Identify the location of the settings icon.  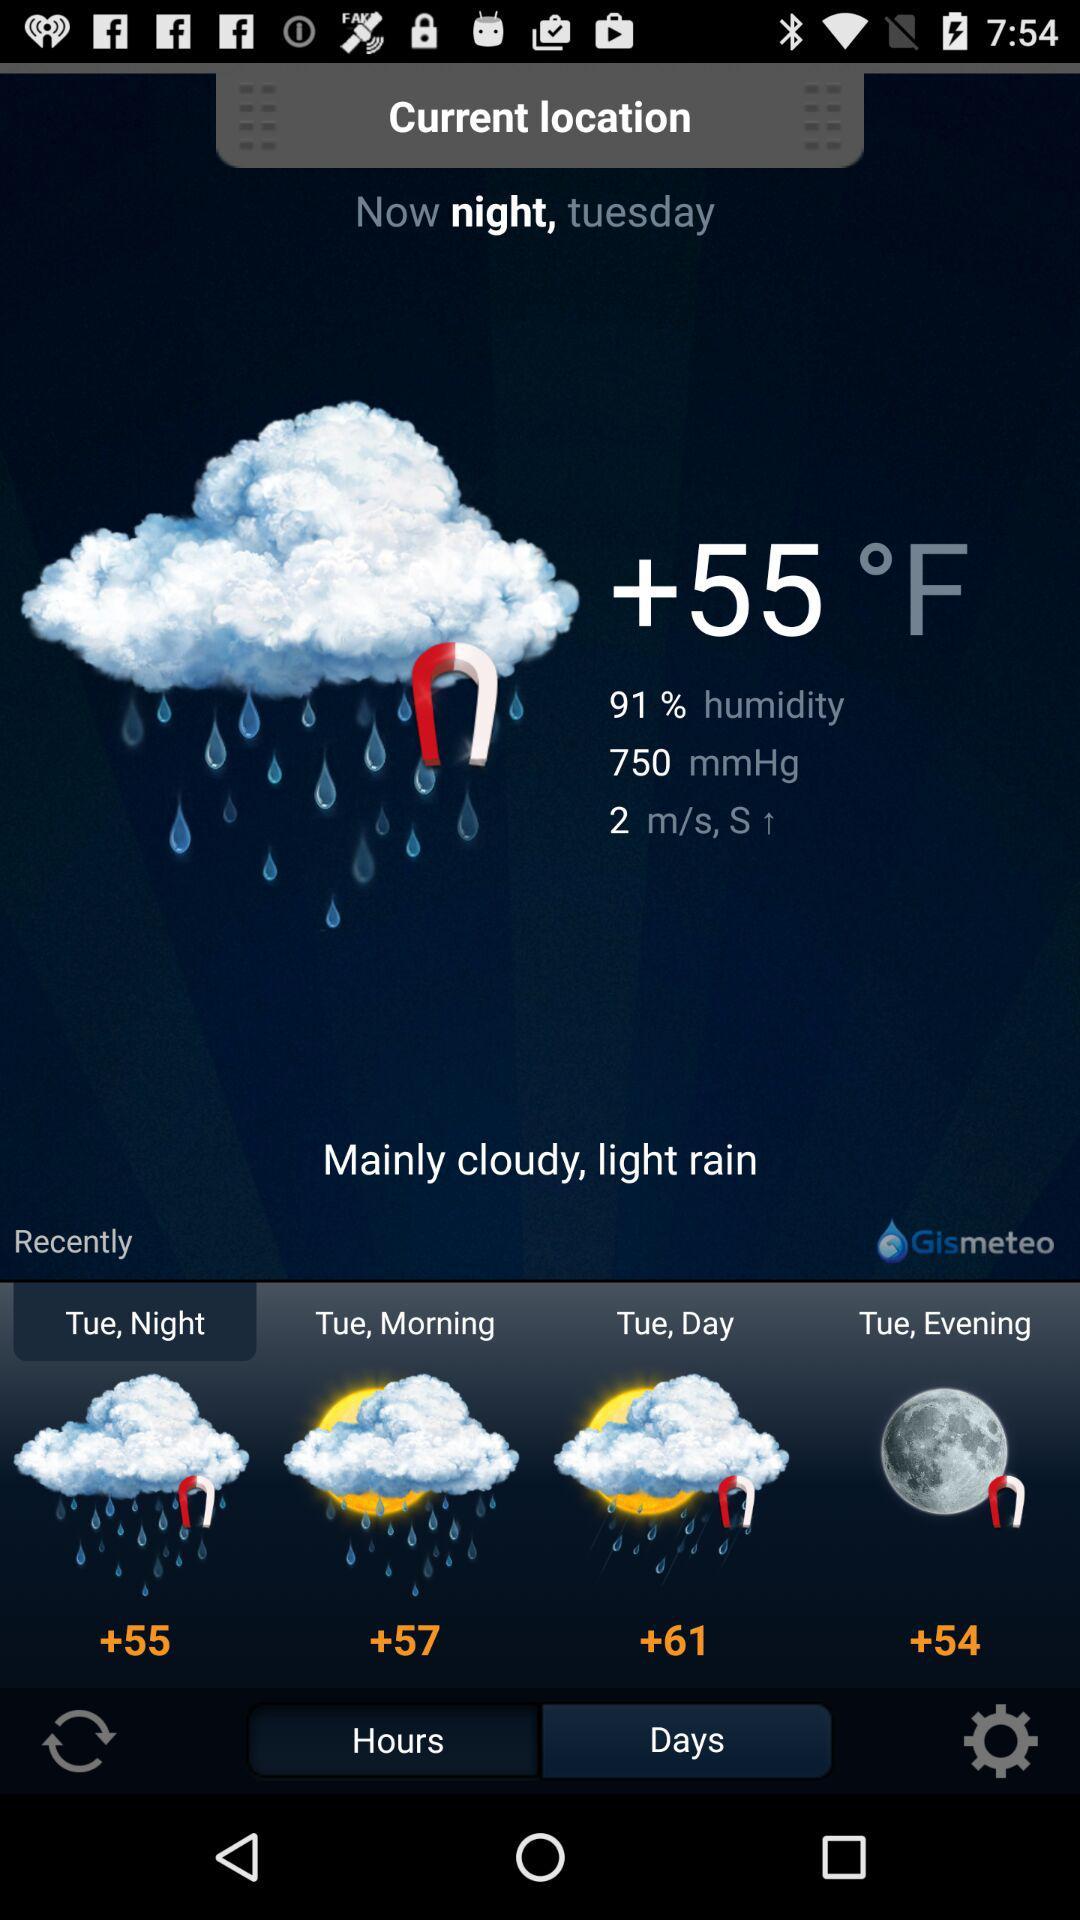
(1000, 1862).